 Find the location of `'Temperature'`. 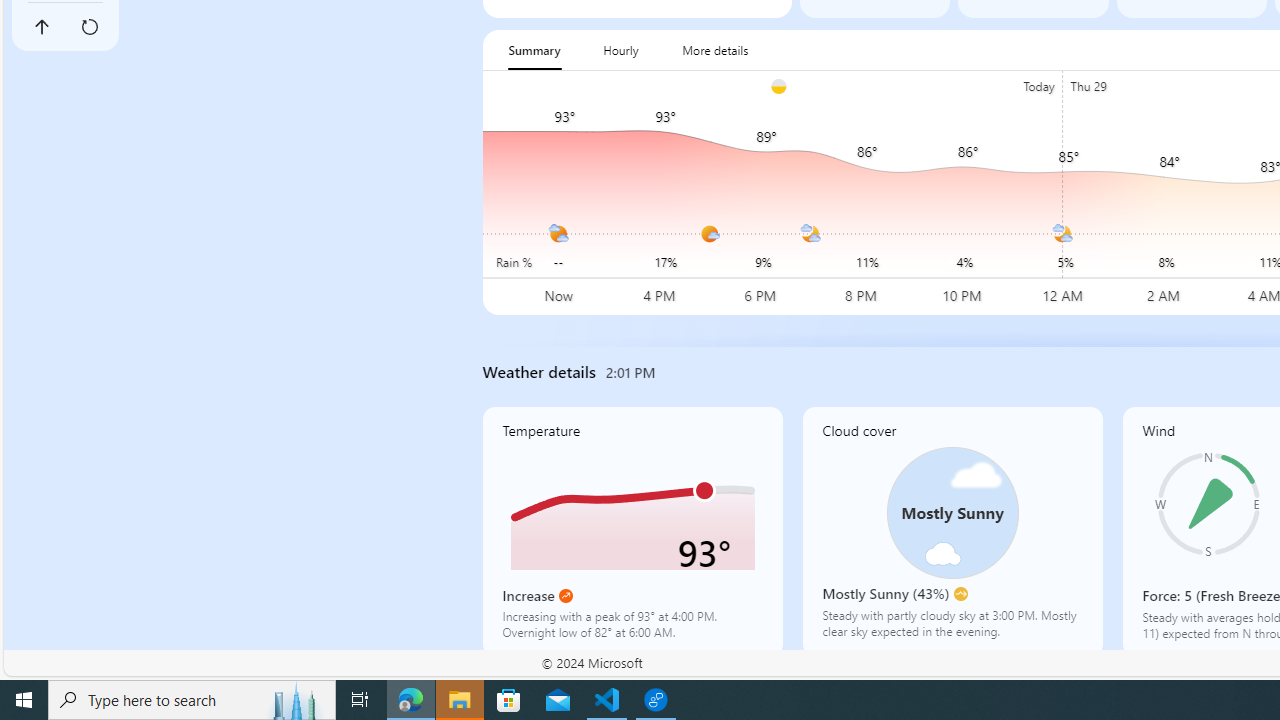

'Temperature' is located at coordinates (631, 530).